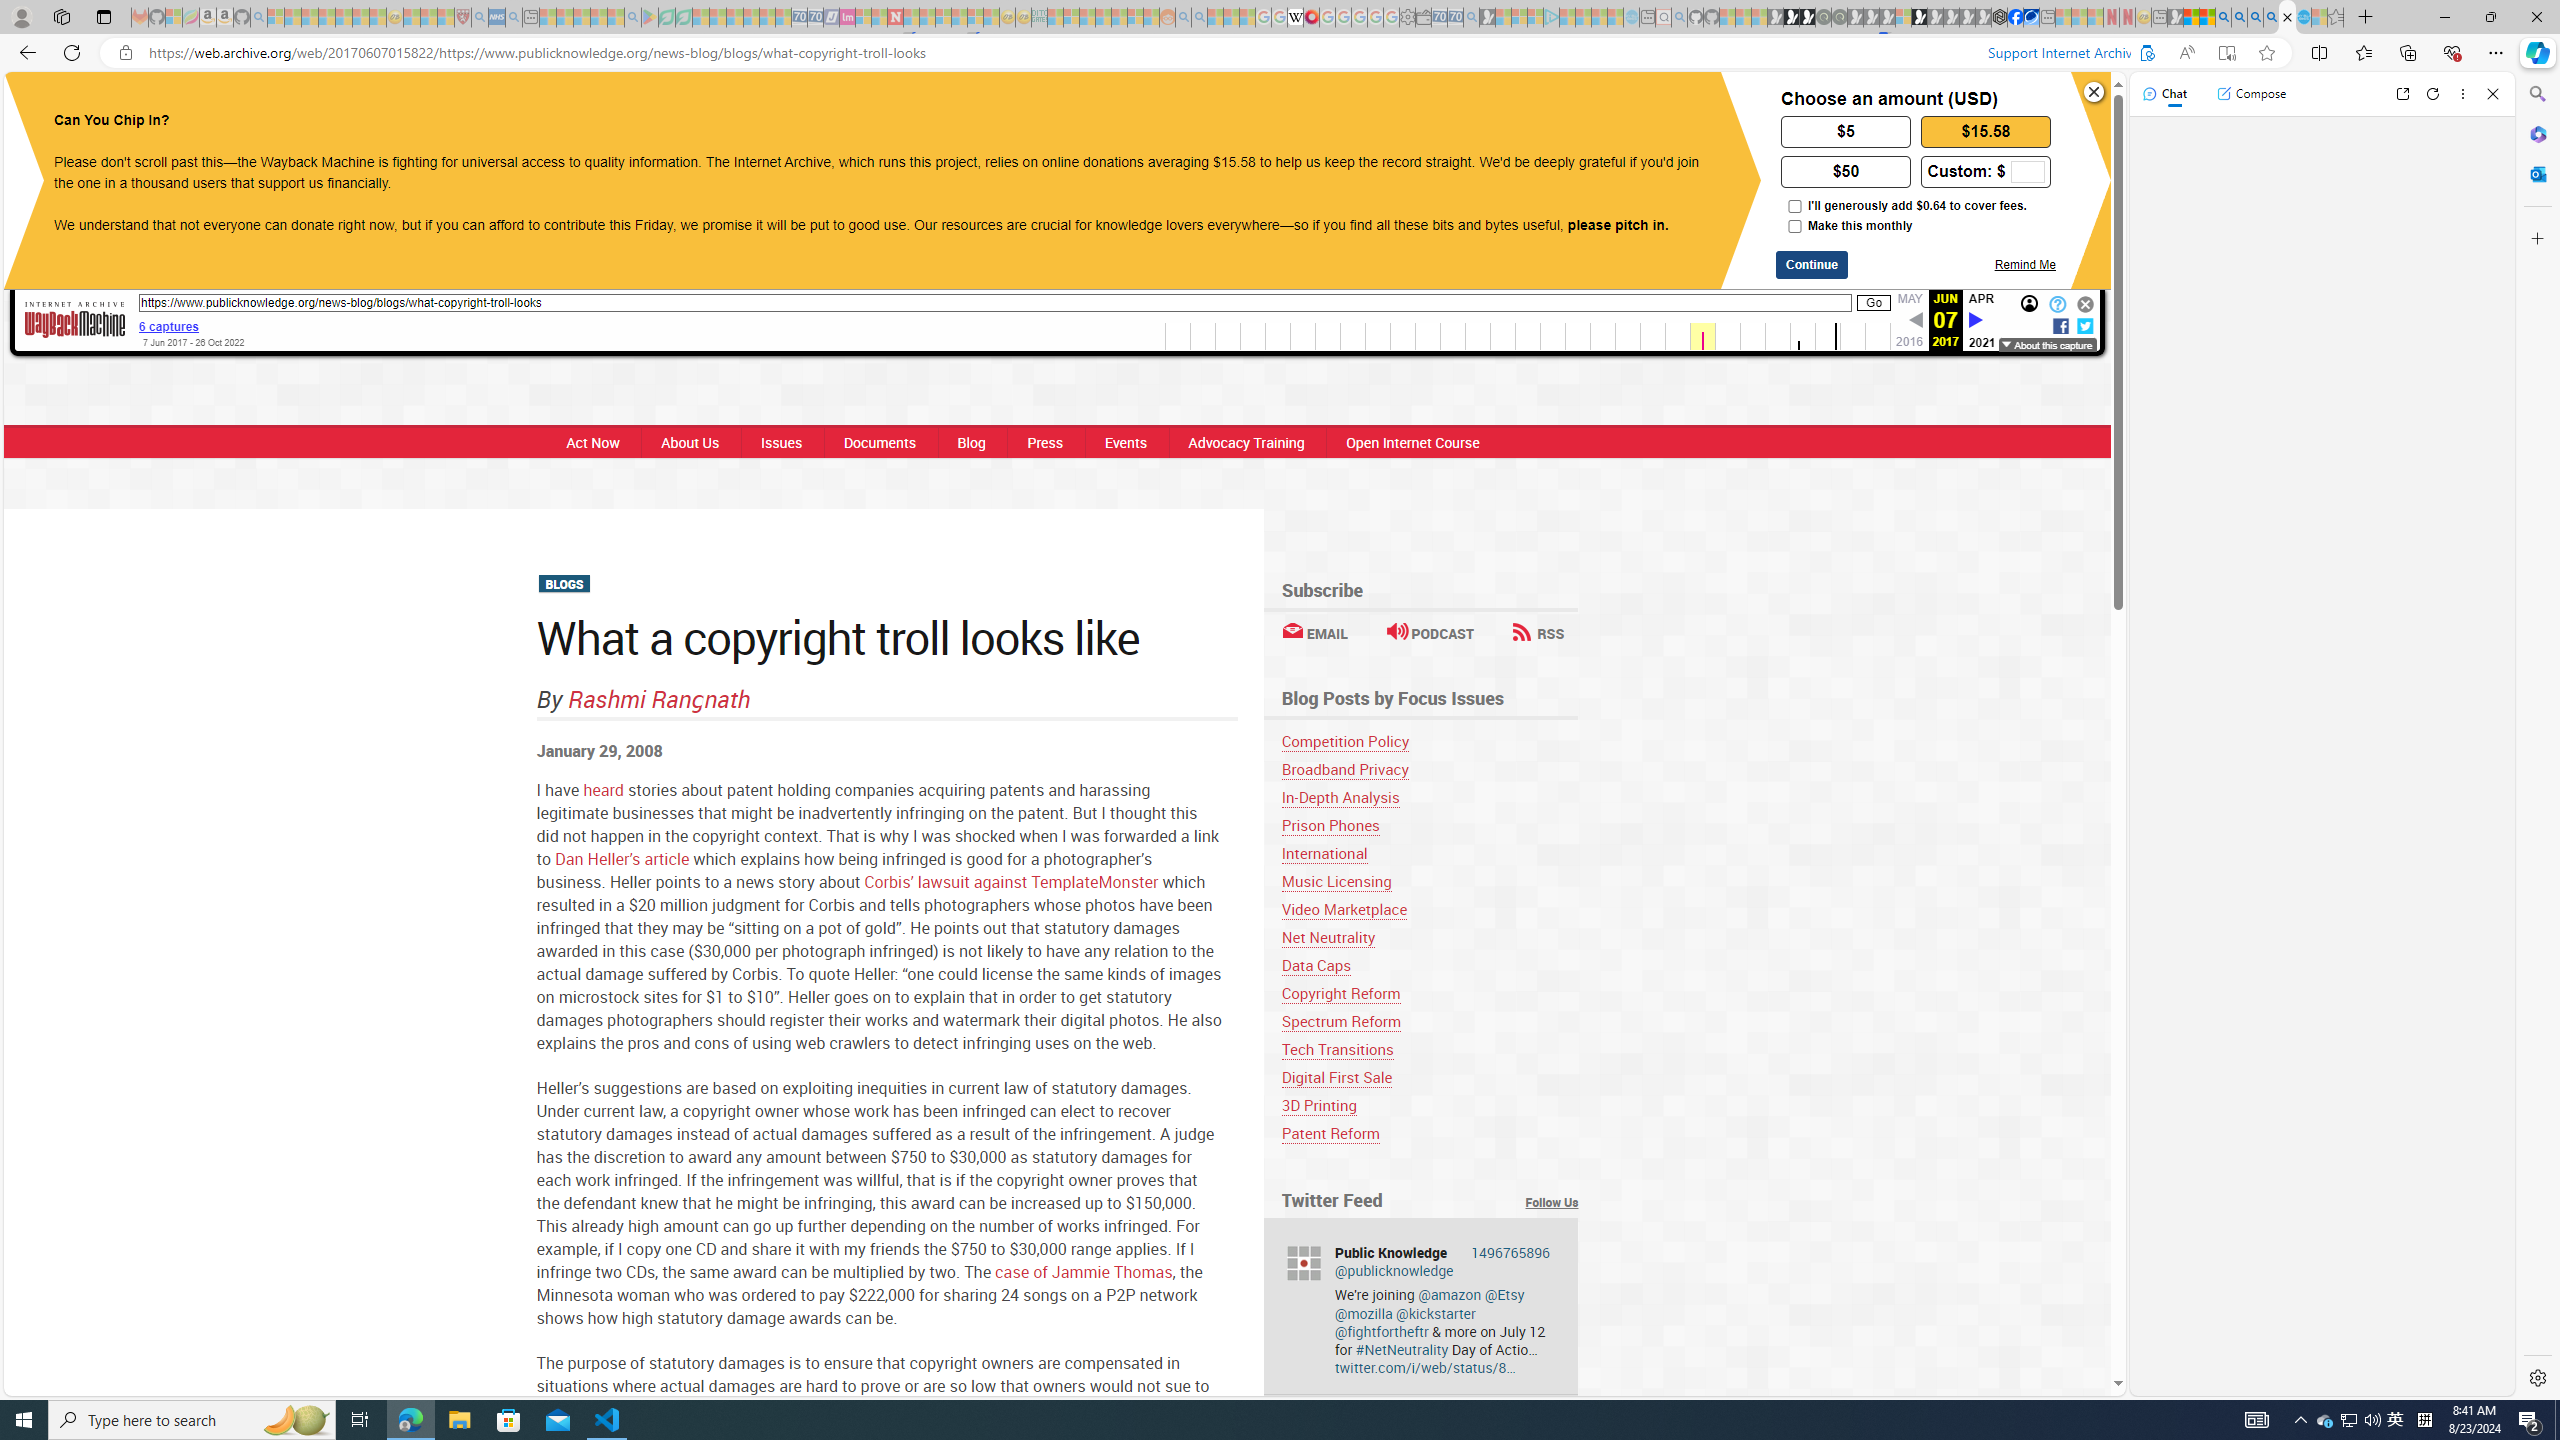 The width and height of the screenshot is (2560, 1440). I want to click on 'In-Depth Analysis', so click(1340, 796).